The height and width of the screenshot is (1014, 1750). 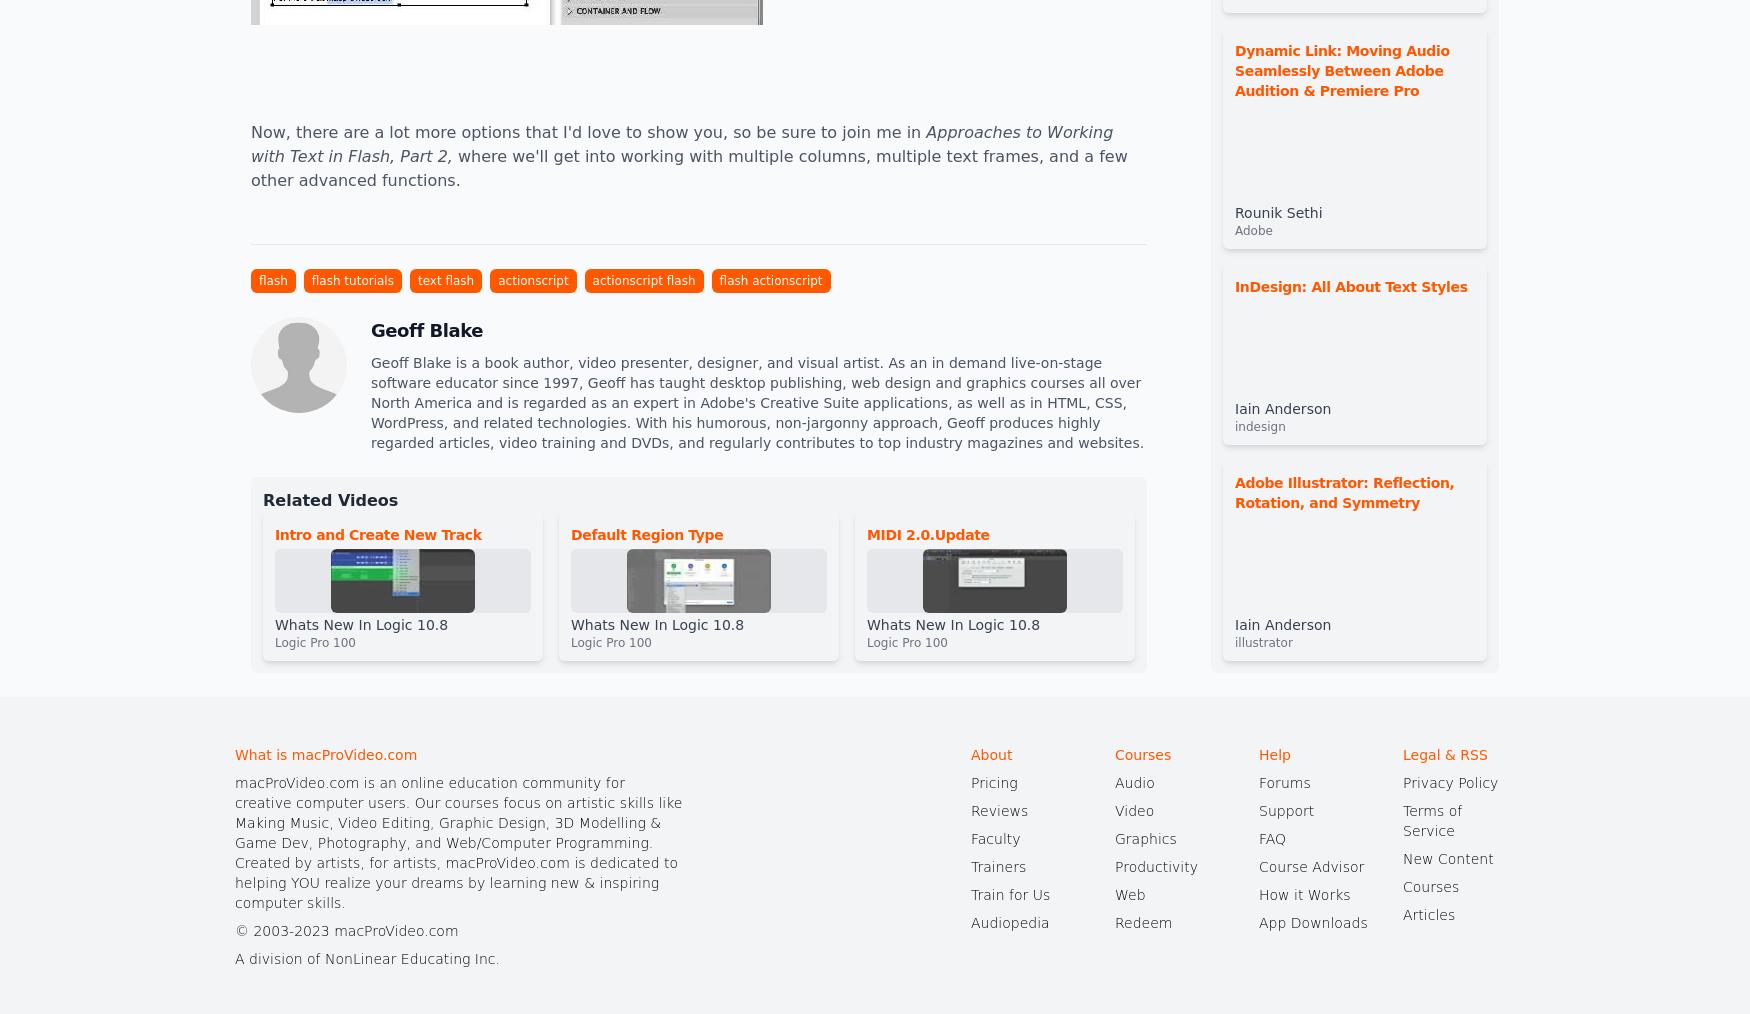 I want to click on 'Approaches to Working with Text in Flash, Part 2,', so click(x=680, y=144).